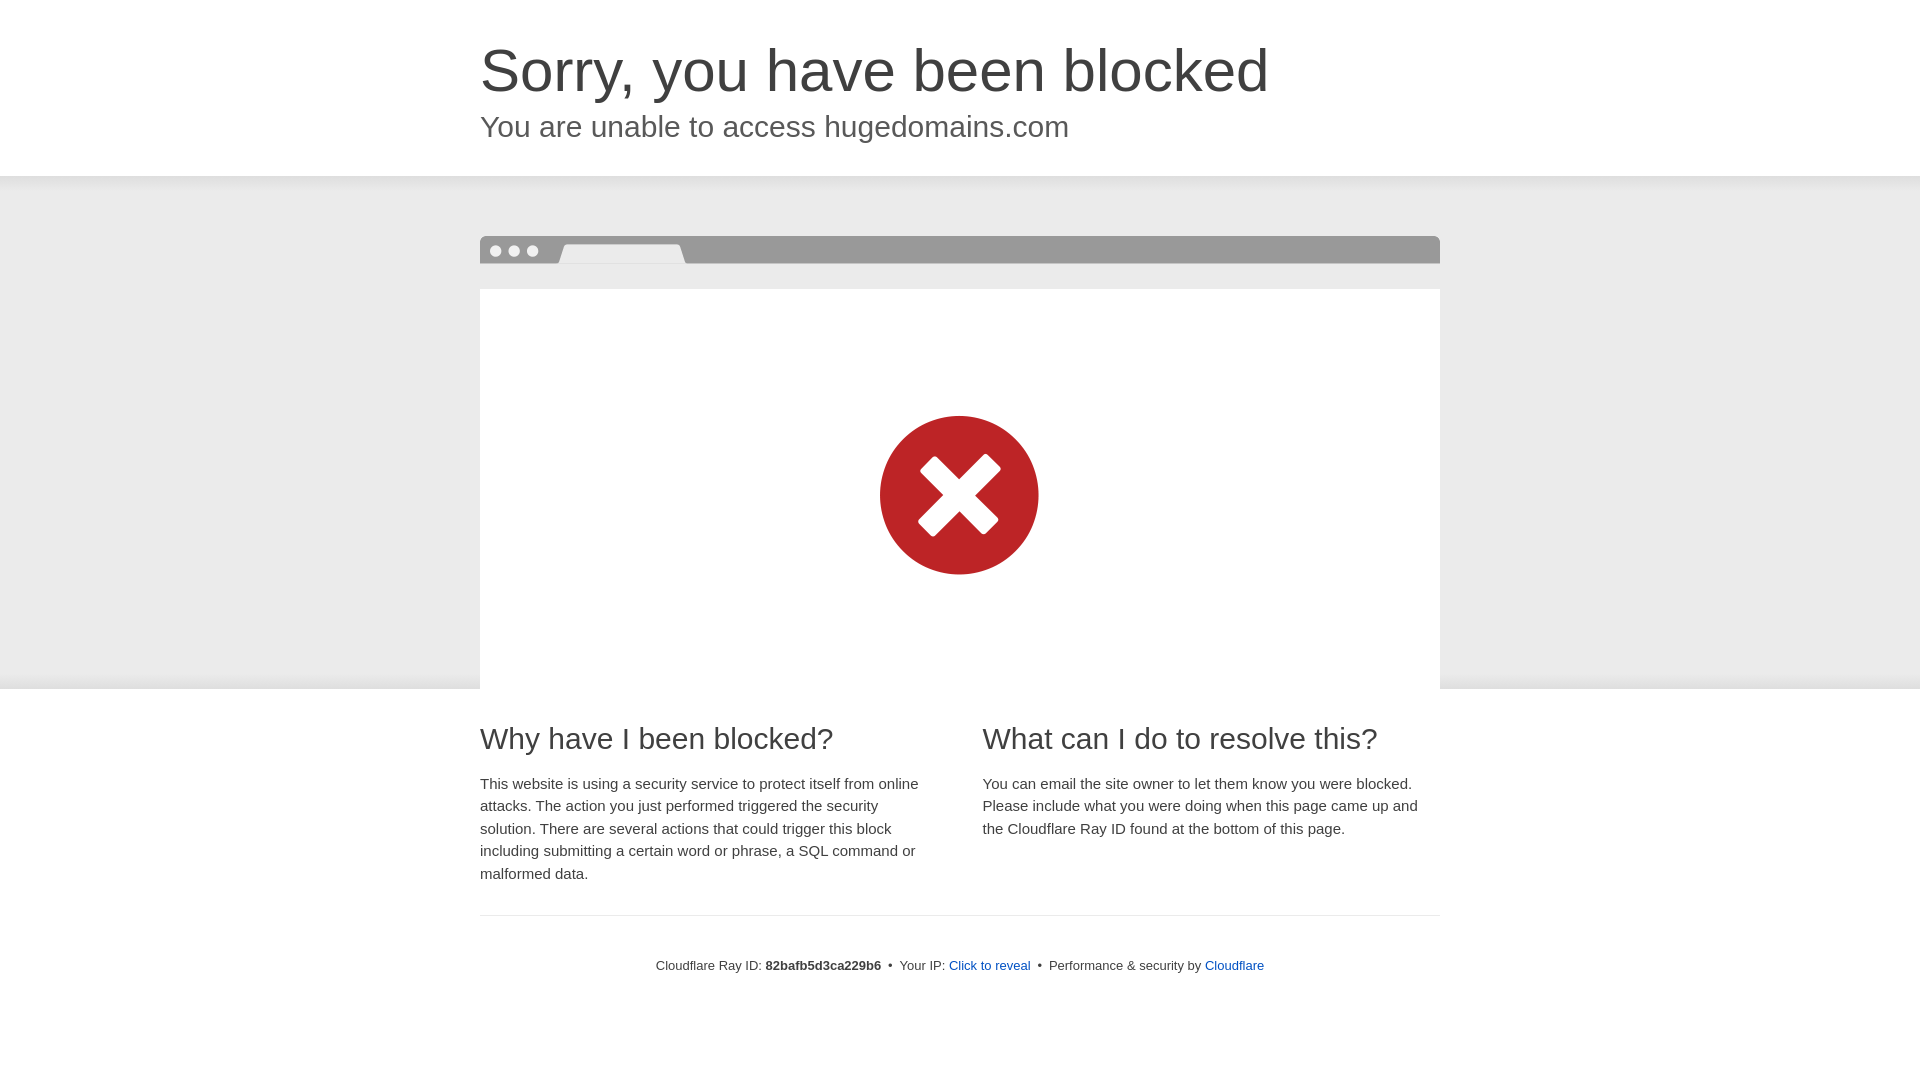  I want to click on 'Click to reveal', so click(948, 964).